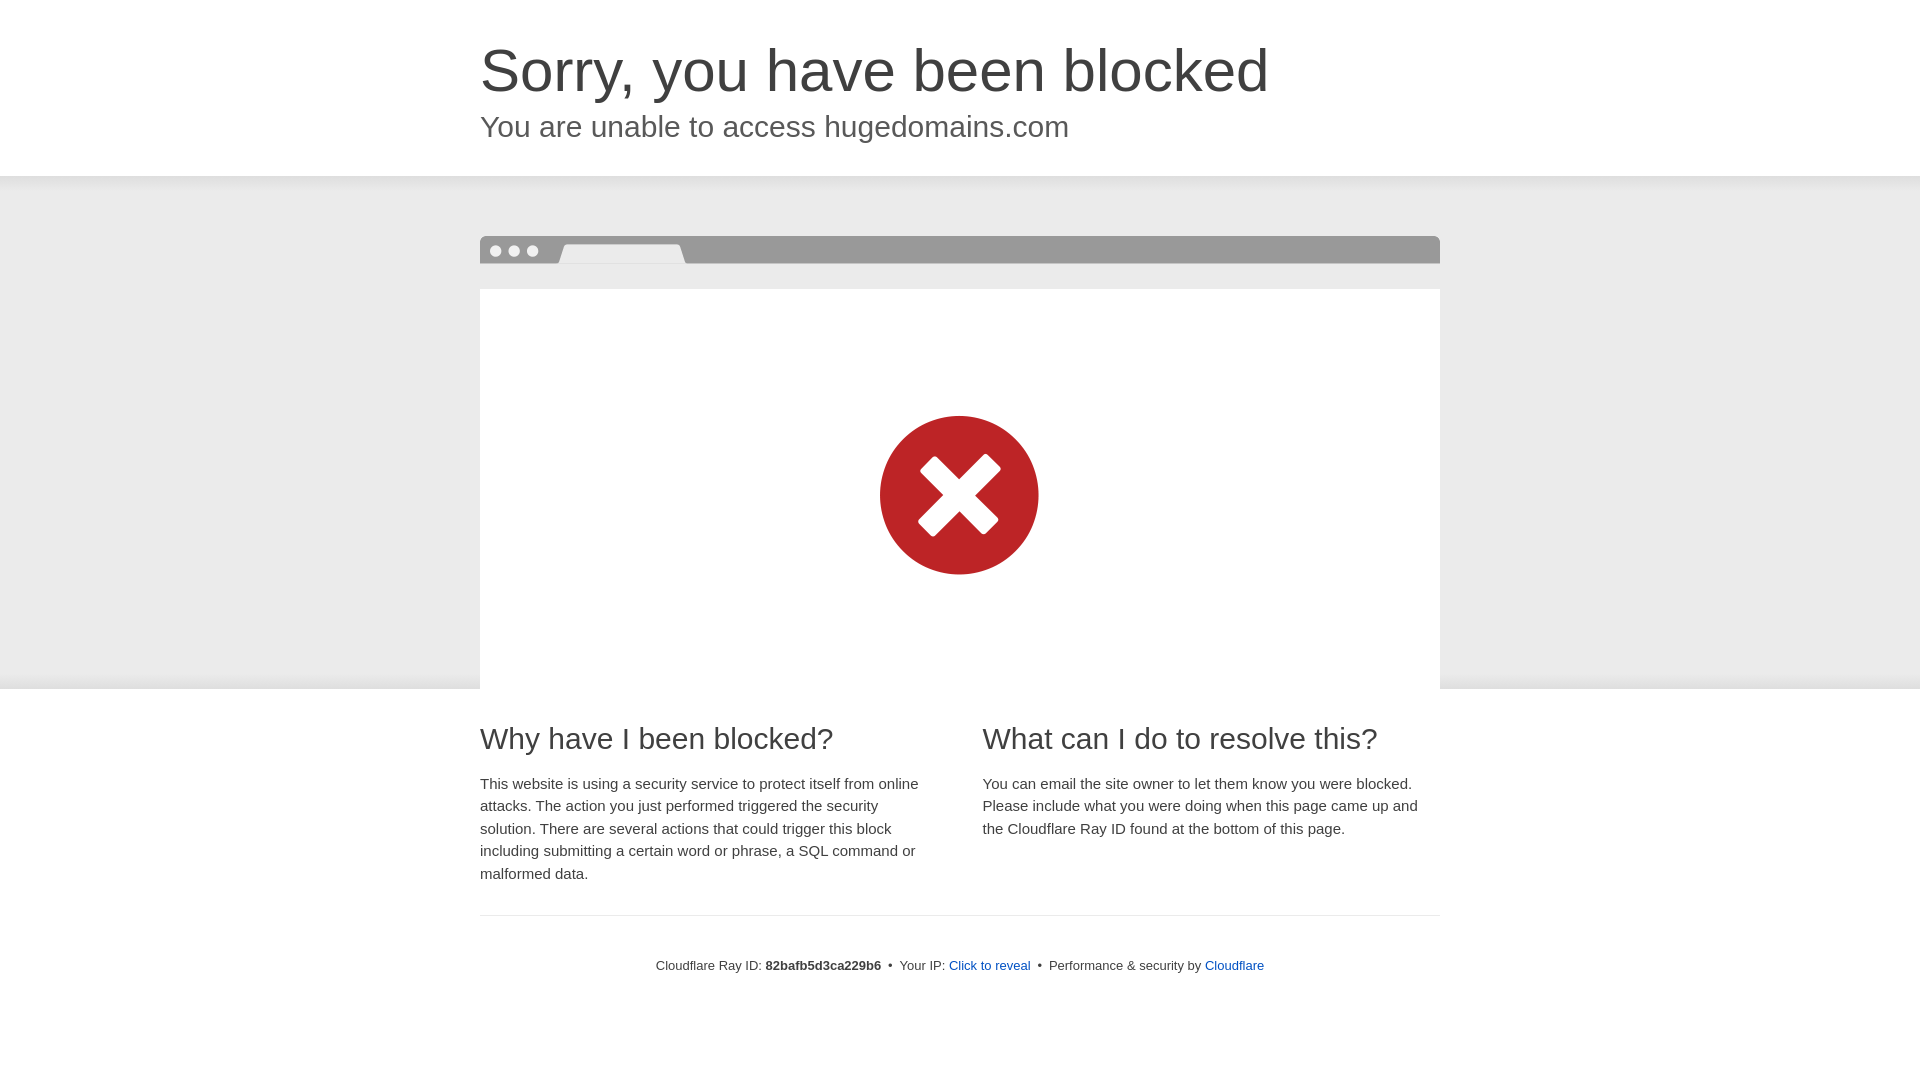  I want to click on 'Click to reveal', so click(948, 964).